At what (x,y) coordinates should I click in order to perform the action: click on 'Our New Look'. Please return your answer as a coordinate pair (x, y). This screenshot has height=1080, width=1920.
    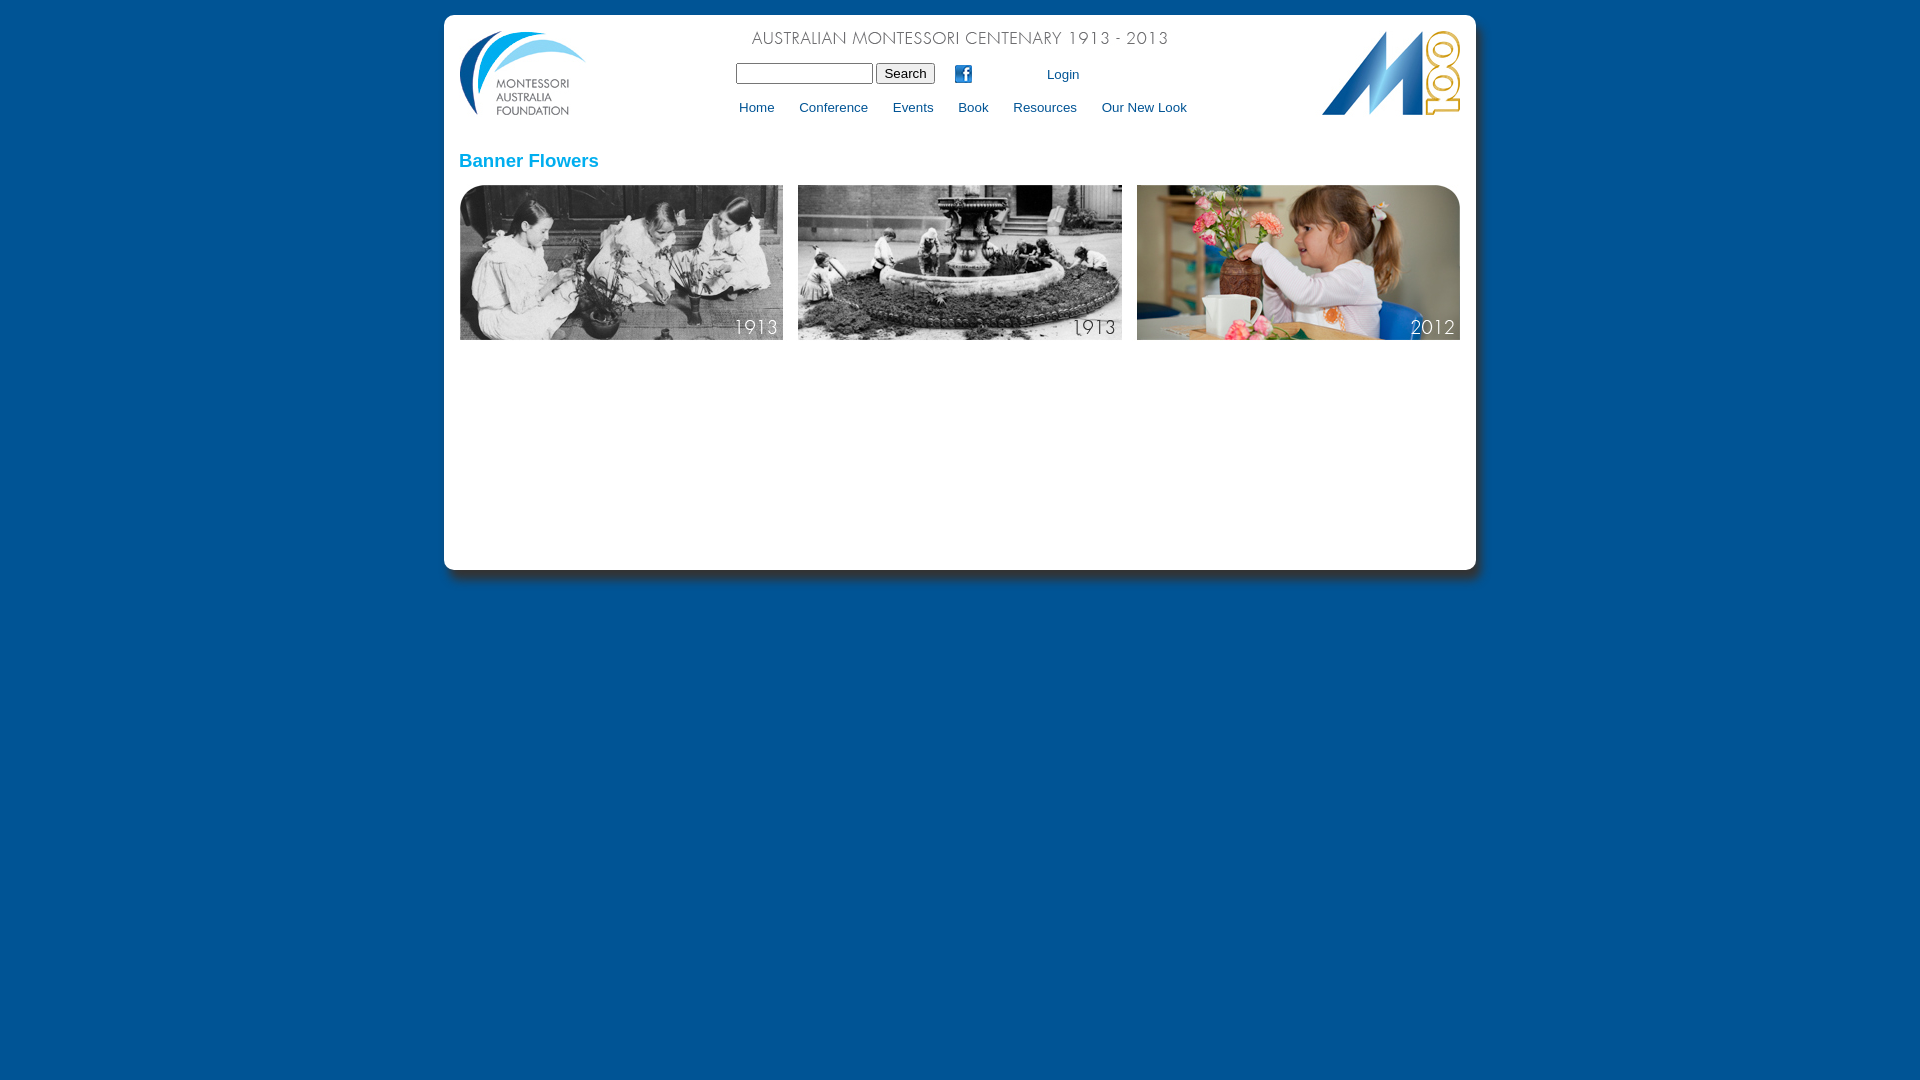
    Looking at the image, I should click on (1143, 107).